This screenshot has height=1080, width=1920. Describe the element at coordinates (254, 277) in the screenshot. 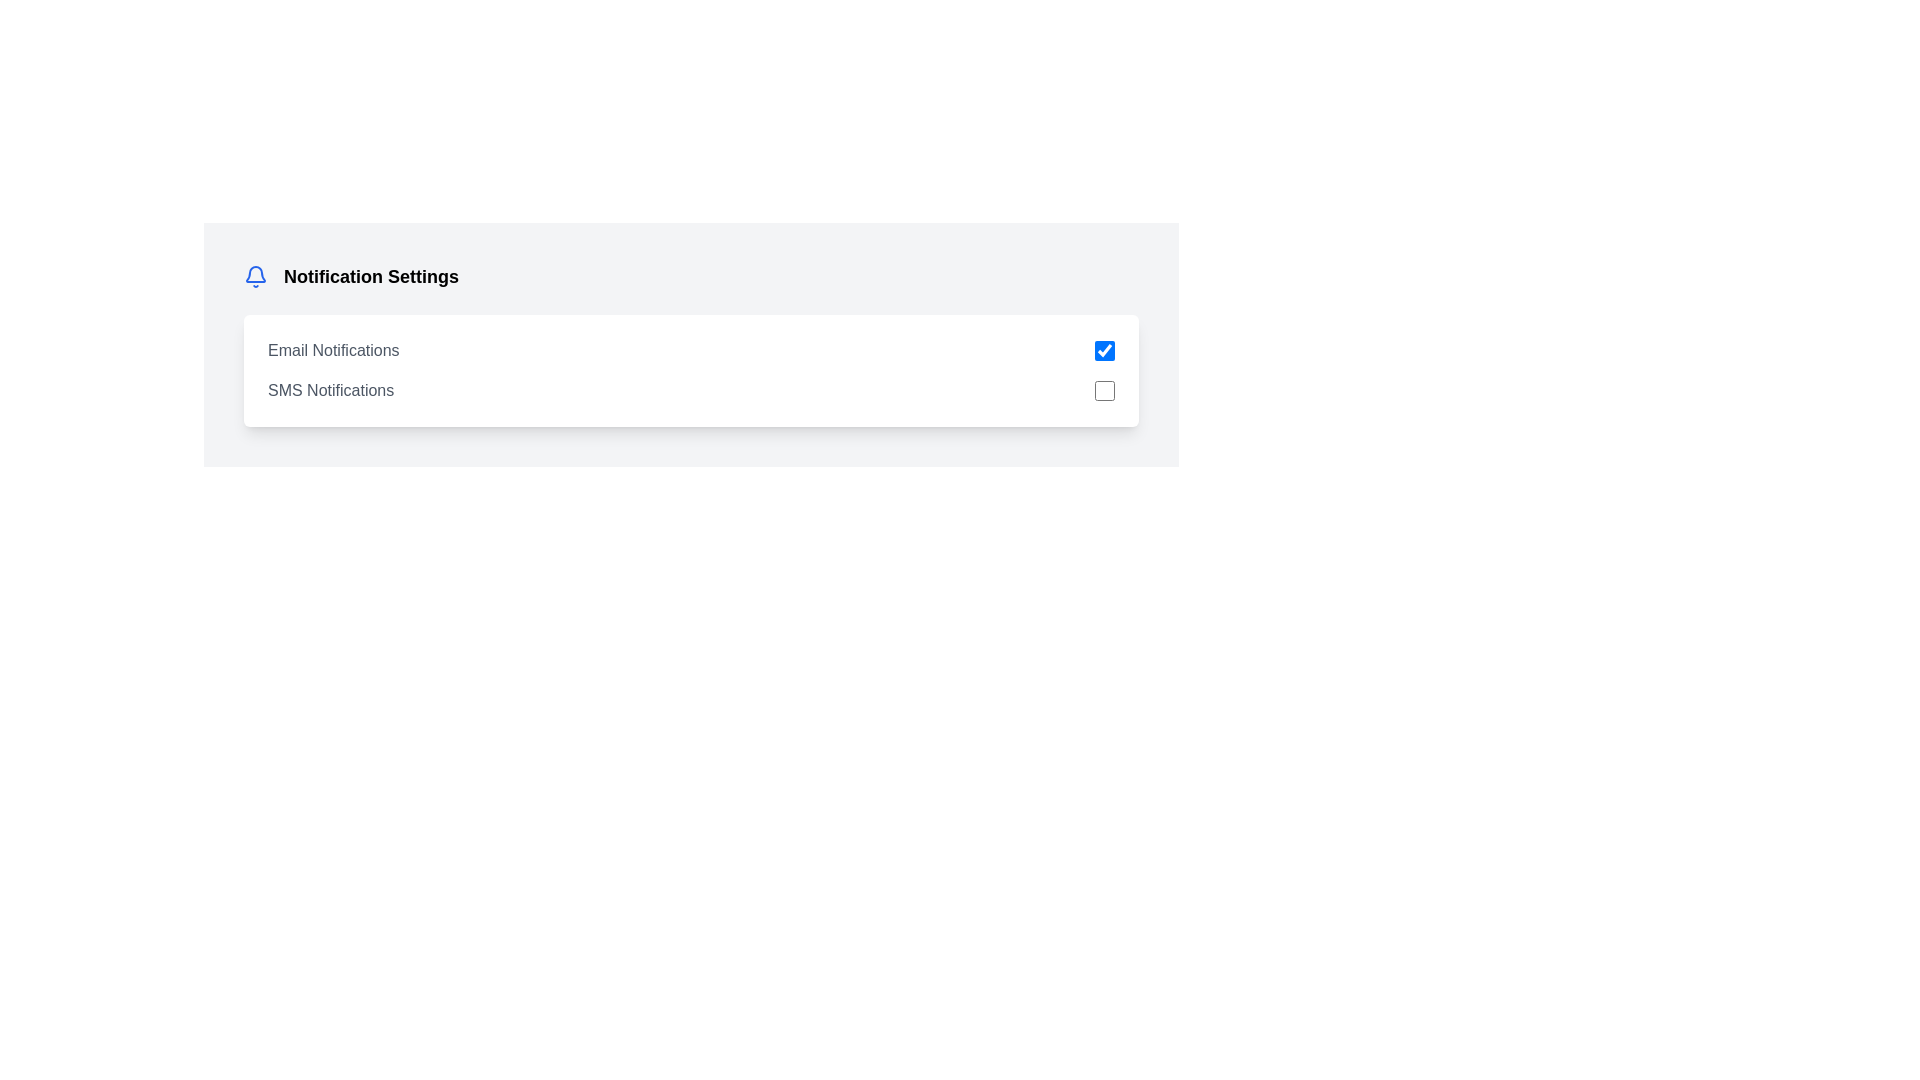

I see `the bell icon representing notification settings, located to the left of the text 'Notification Settings'` at that location.